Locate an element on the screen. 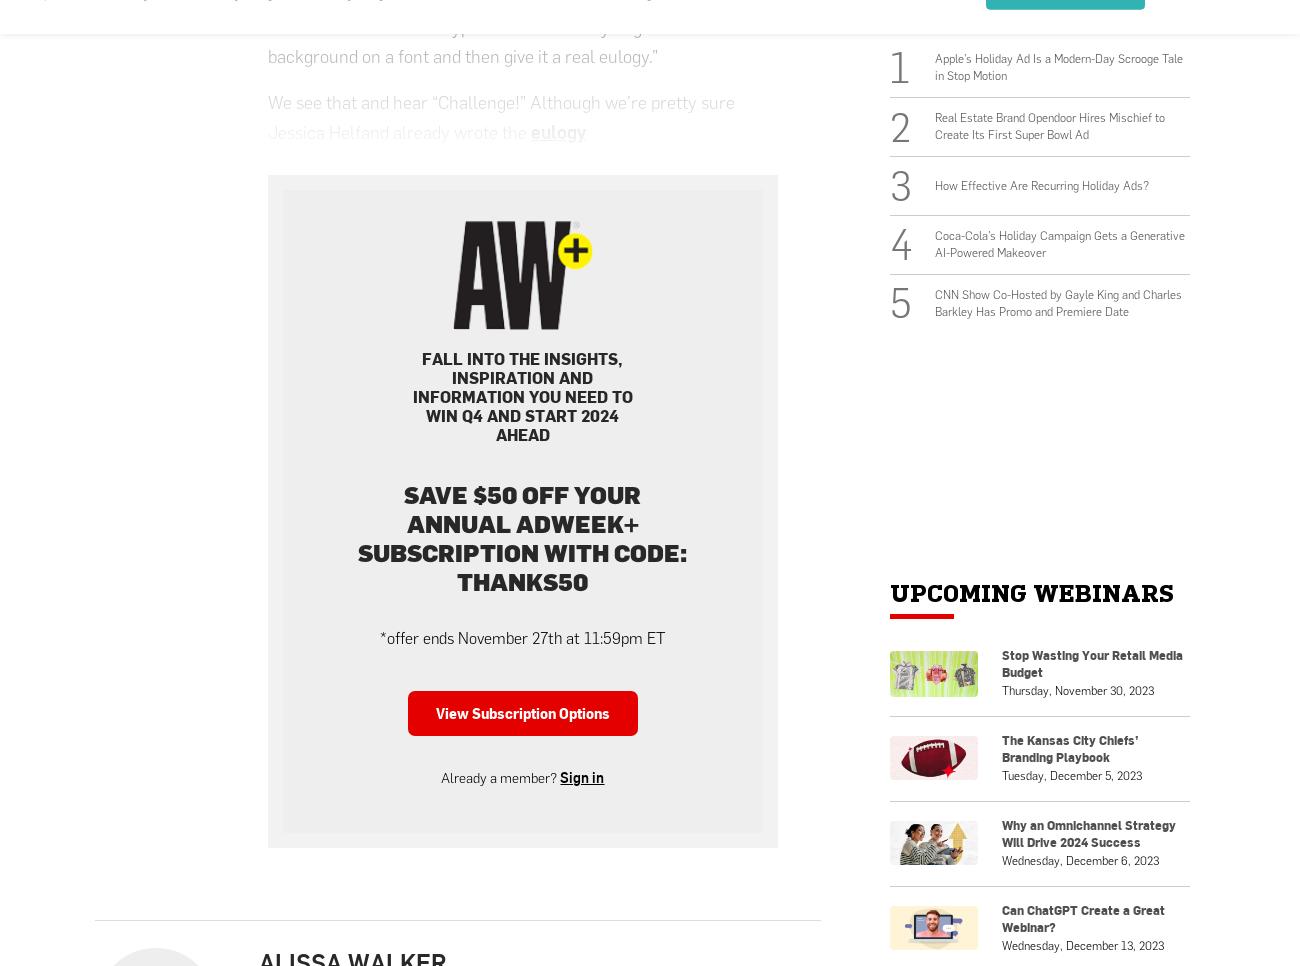 The height and width of the screenshot is (966, 1300). 'CNN Show Co-Hosted by Gayle King and Charles Barkley Has Promo and Premiere Date' is located at coordinates (1058, 302).